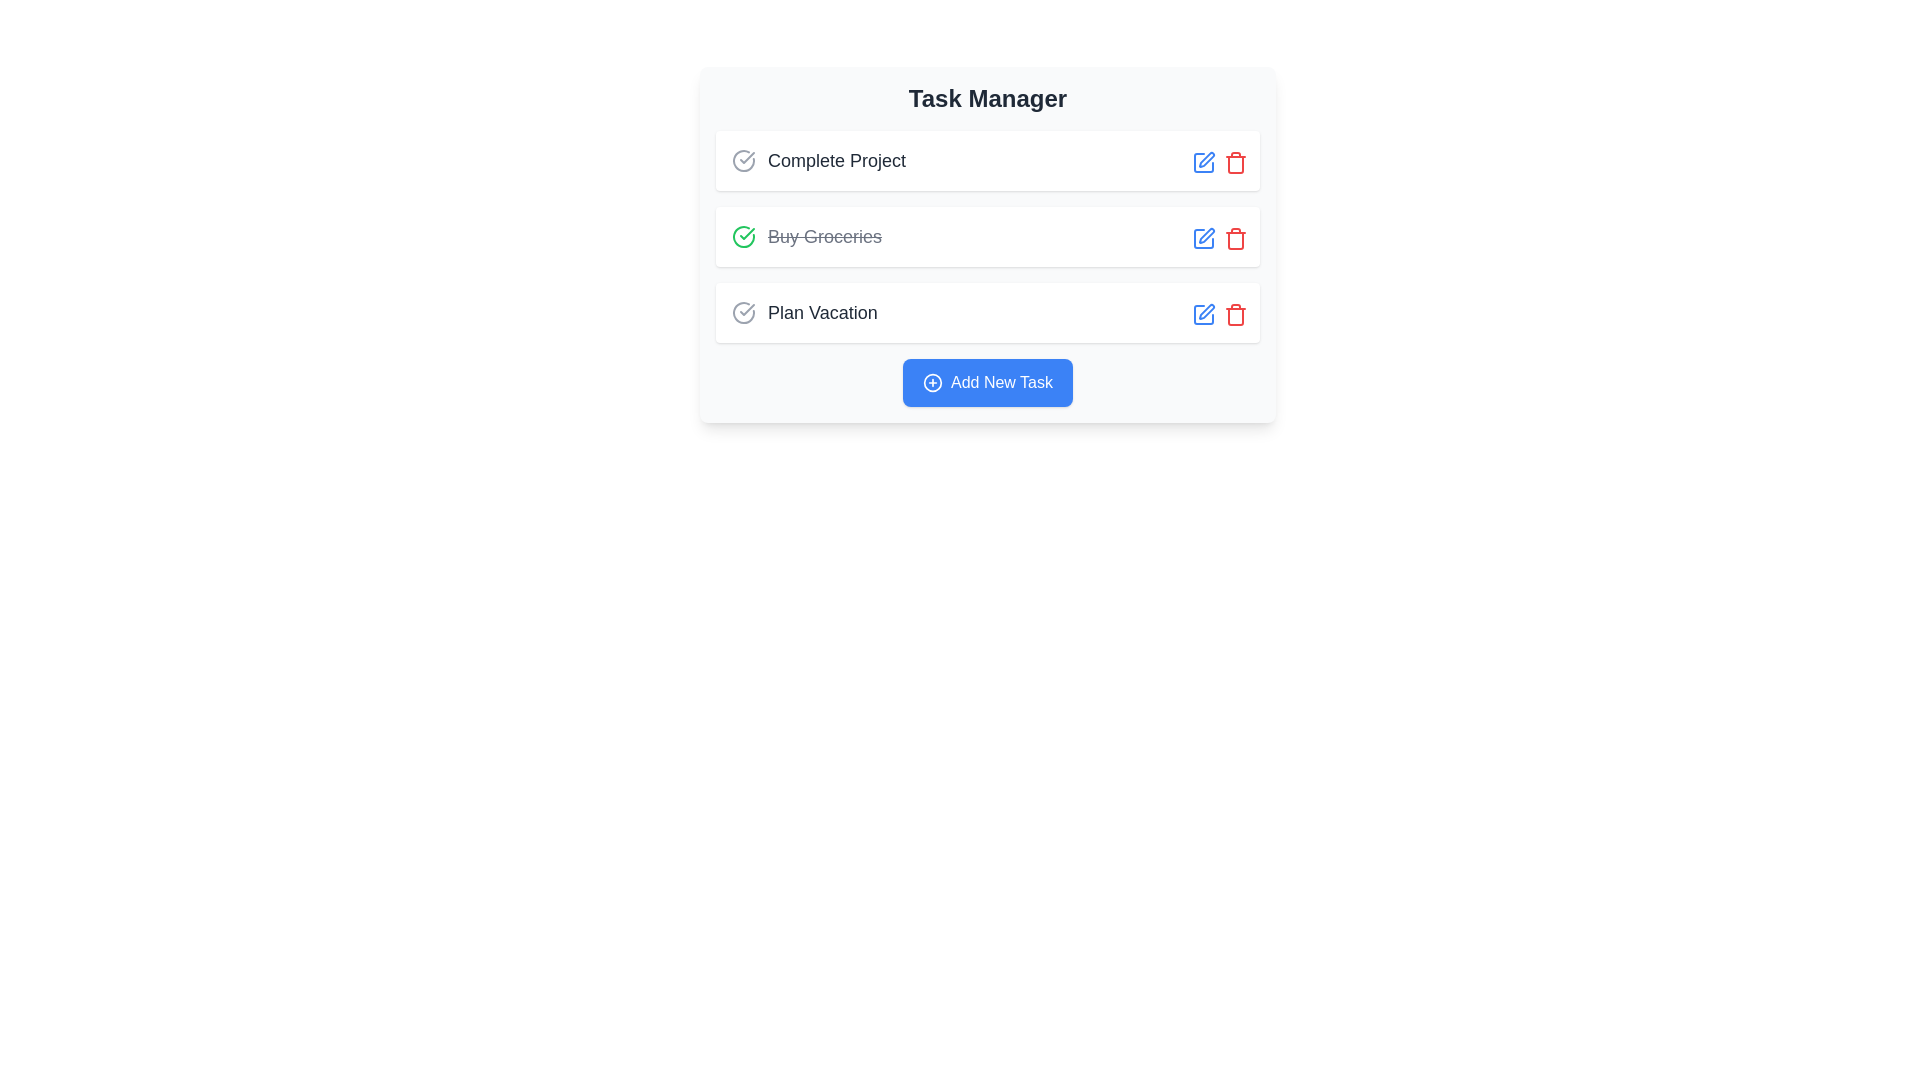 The height and width of the screenshot is (1080, 1920). What do you see at coordinates (1203, 238) in the screenshot?
I see `the edit icon located to the right of the 'Buy Groceries' task row` at bounding box center [1203, 238].